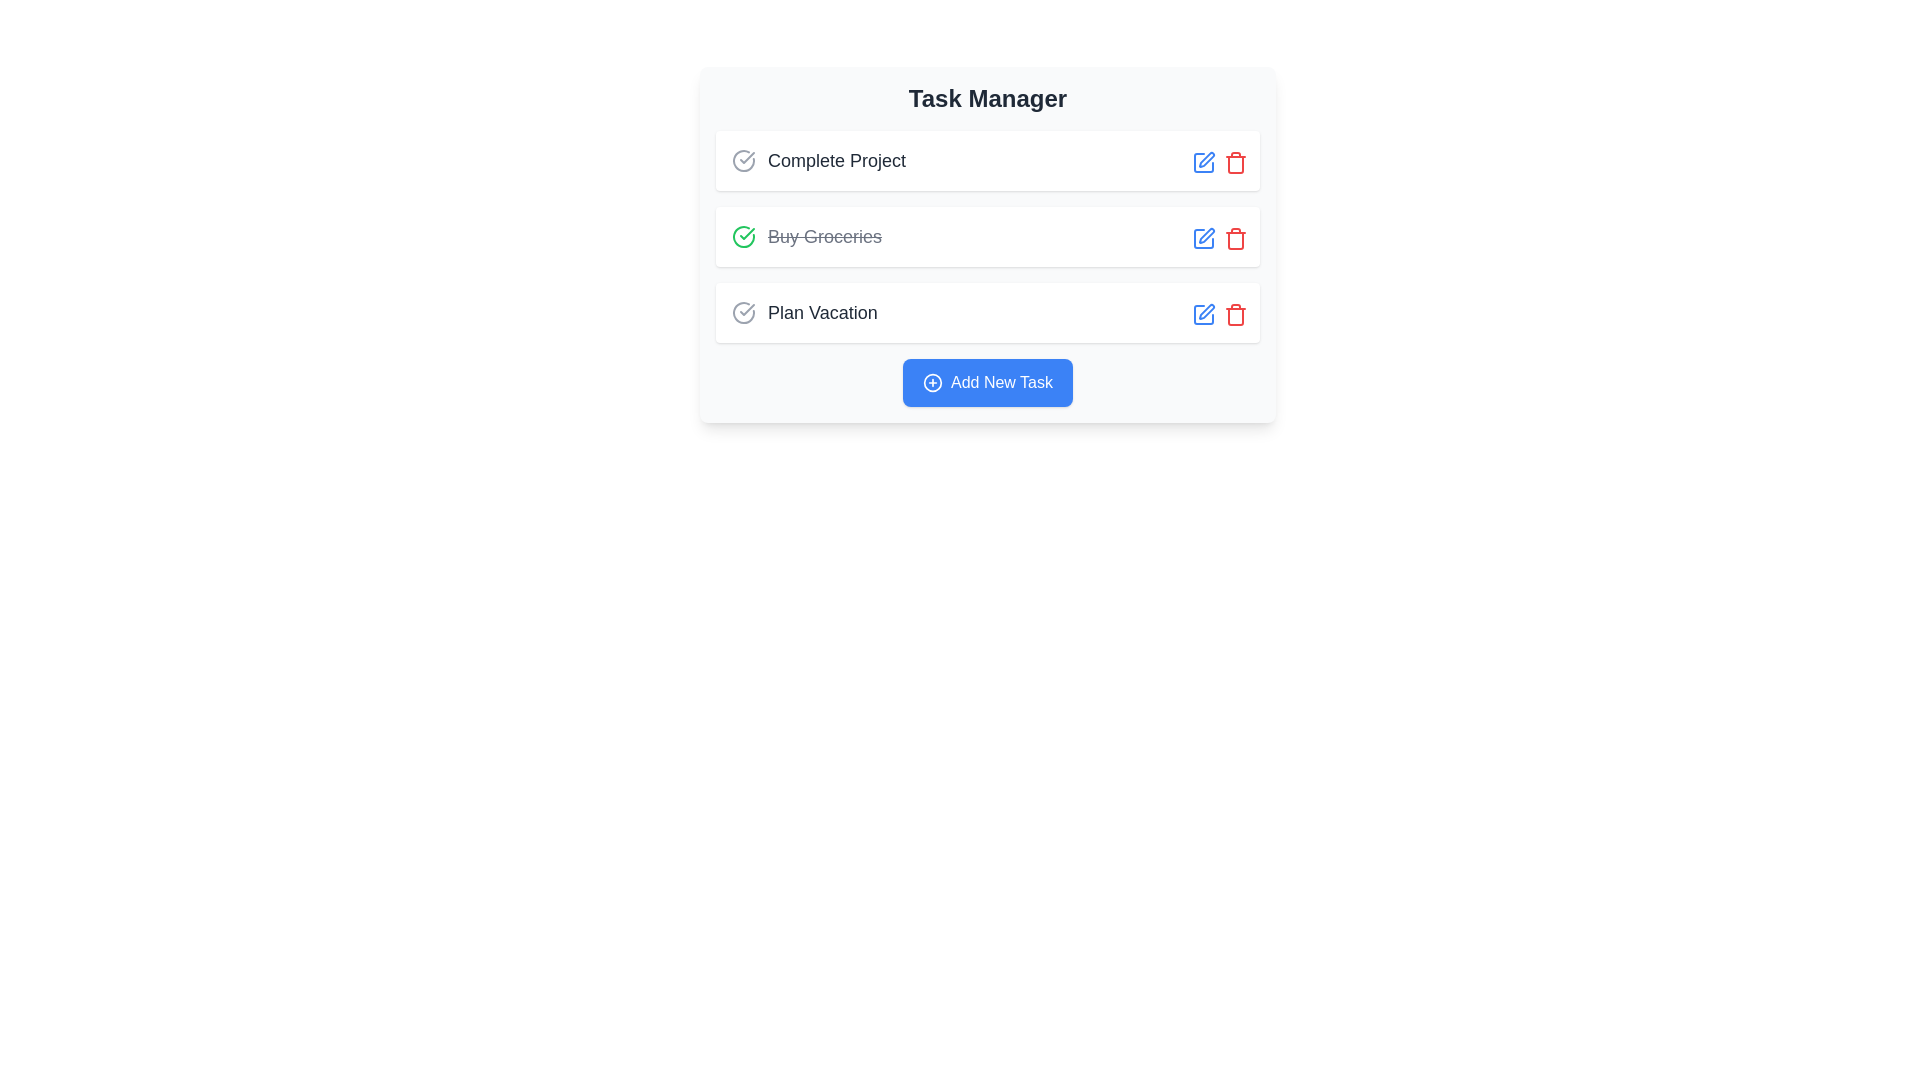 The height and width of the screenshot is (1080, 1920). What do you see at coordinates (1203, 238) in the screenshot?
I see `the edit icon located to the right of the 'Buy Groceries' task row` at bounding box center [1203, 238].